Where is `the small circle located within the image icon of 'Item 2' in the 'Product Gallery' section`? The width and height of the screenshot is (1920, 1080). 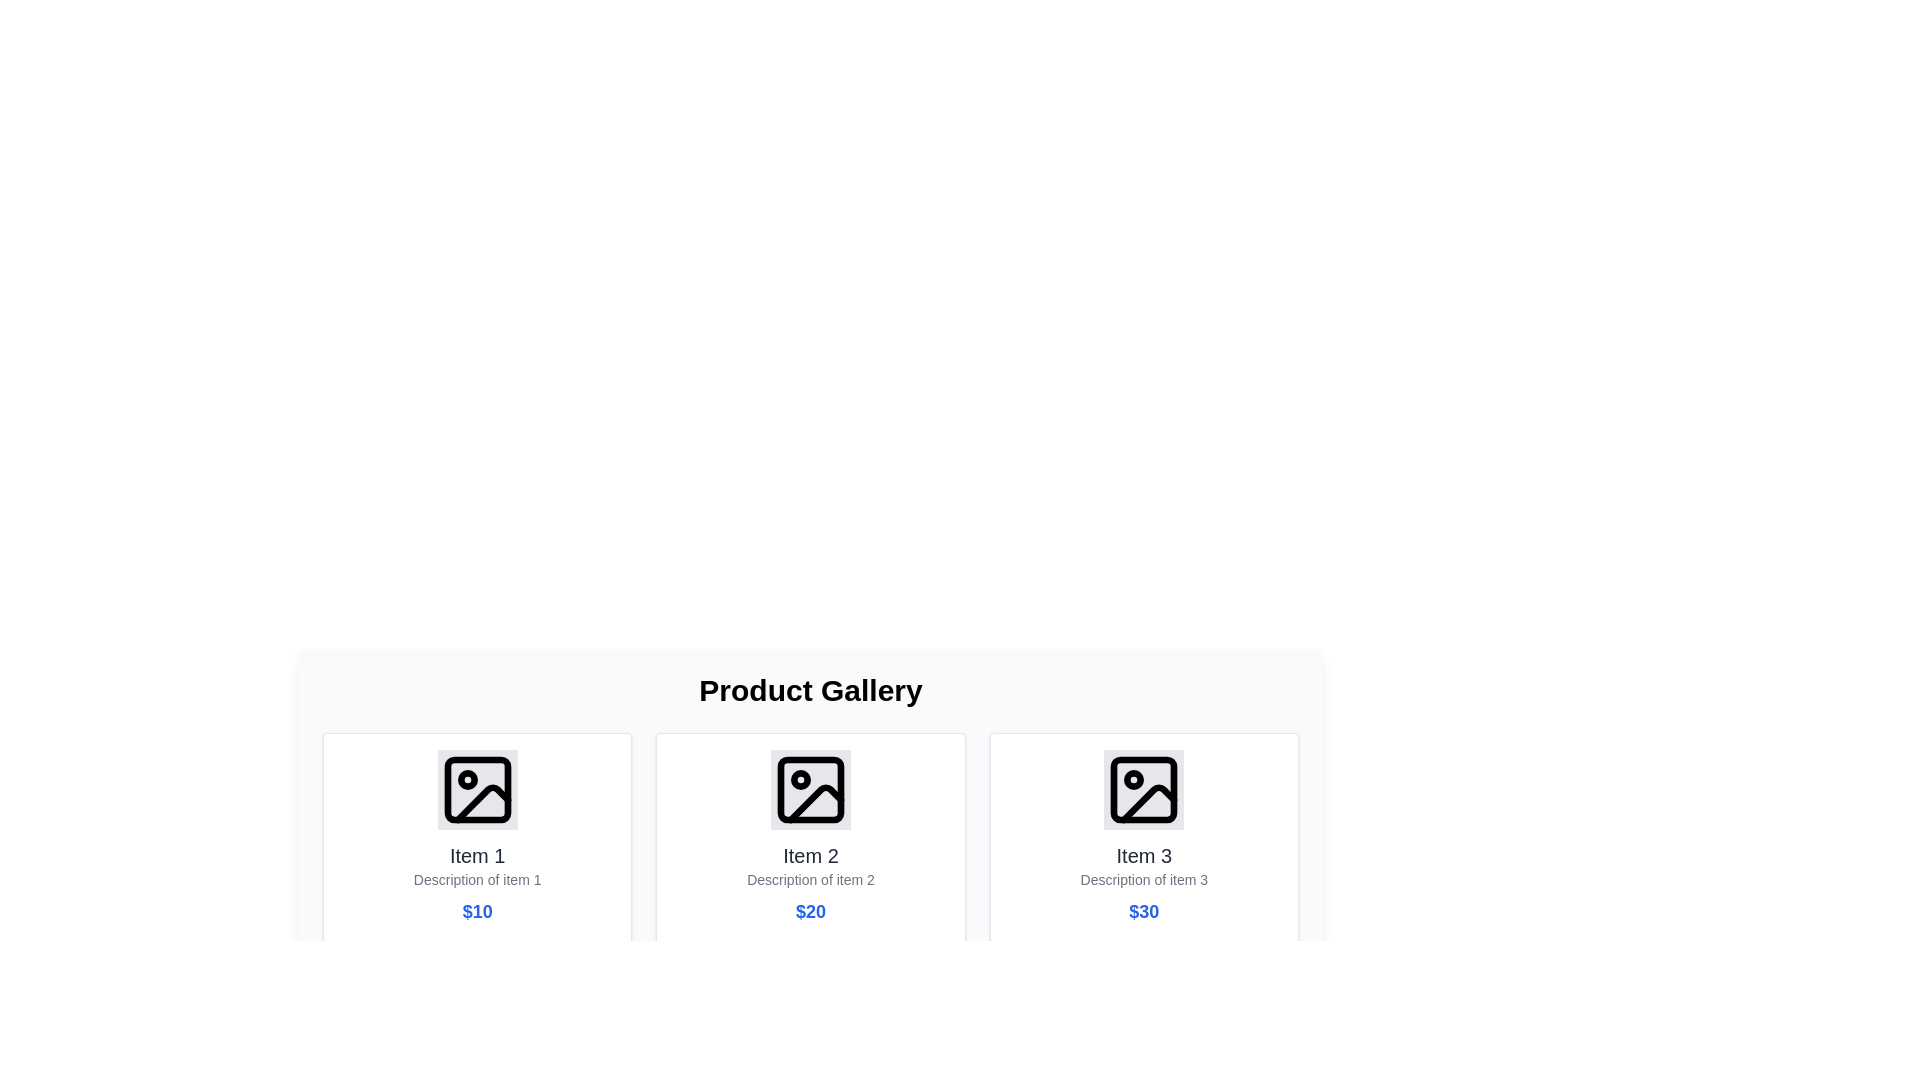
the small circle located within the image icon of 'Item 2' in the 'Product Gallery' section is located at coordinates (801, 778).